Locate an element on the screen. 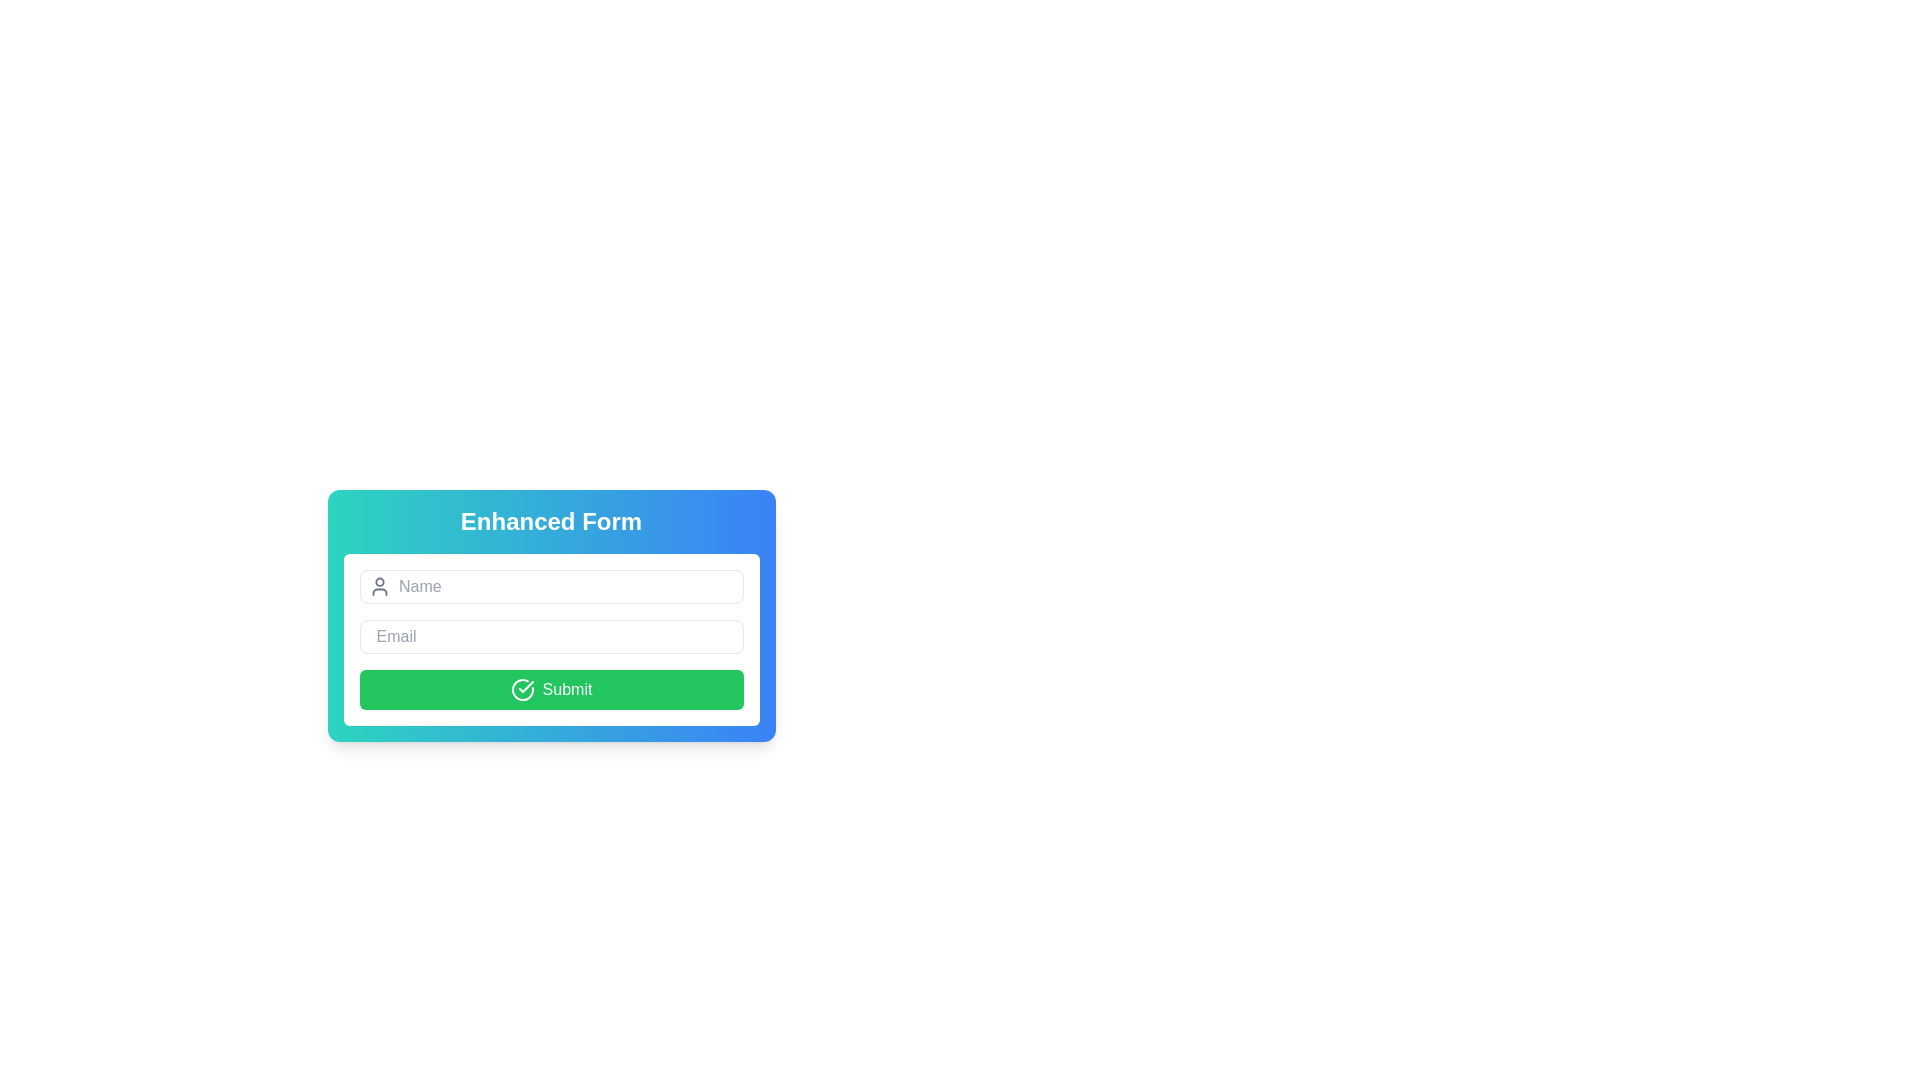  to select the text in the email input field located below the 'Name' field and above the 'Submit' button is located at coordinates (551, 636).